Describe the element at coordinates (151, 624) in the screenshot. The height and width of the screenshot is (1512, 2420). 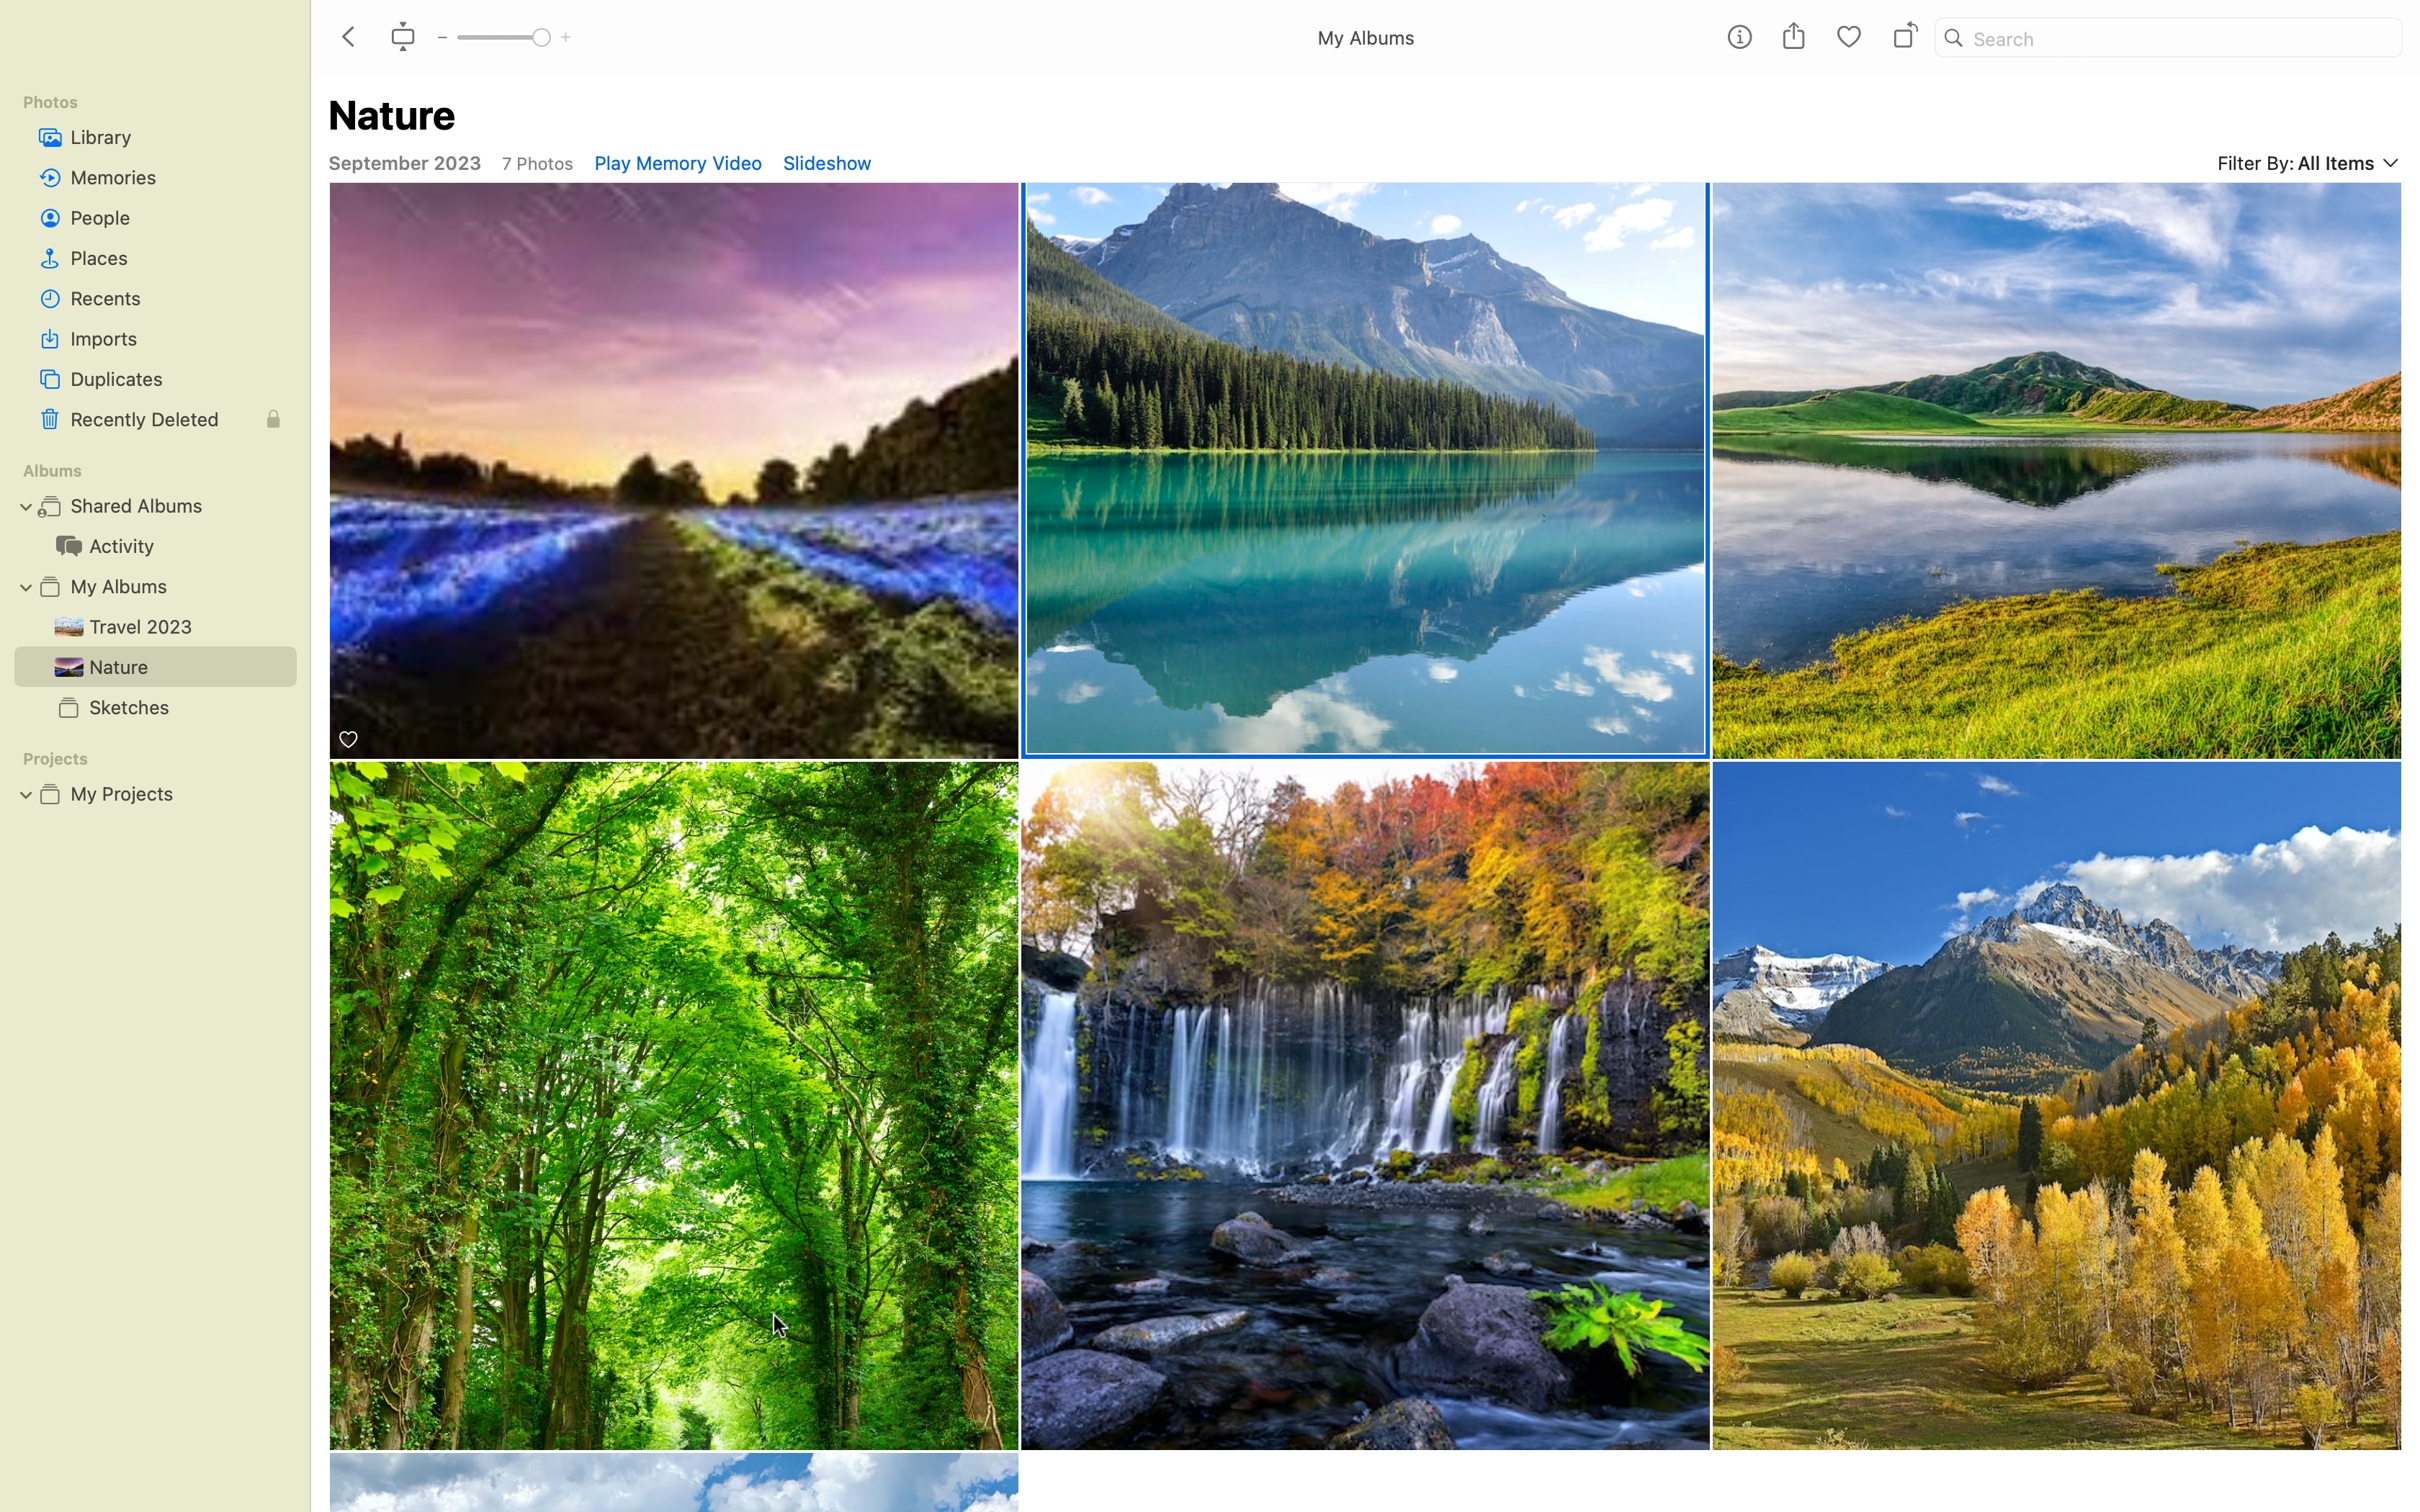
I see `Travel album and view all images by scrolling down` at that location.